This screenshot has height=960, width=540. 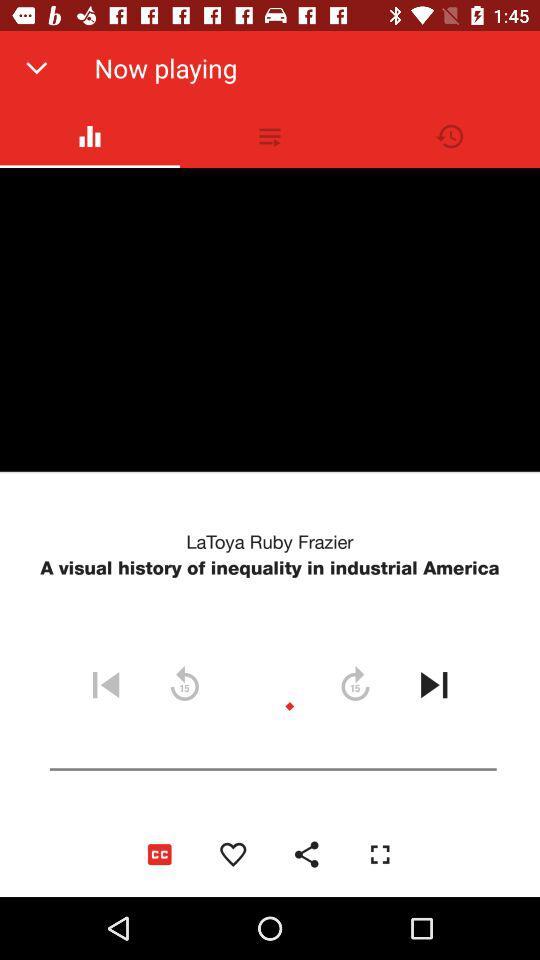 What do you see at coordinates (380, 853) in the screenshot?
I see `the fullscreen icon` at bounding box center [380, 853].